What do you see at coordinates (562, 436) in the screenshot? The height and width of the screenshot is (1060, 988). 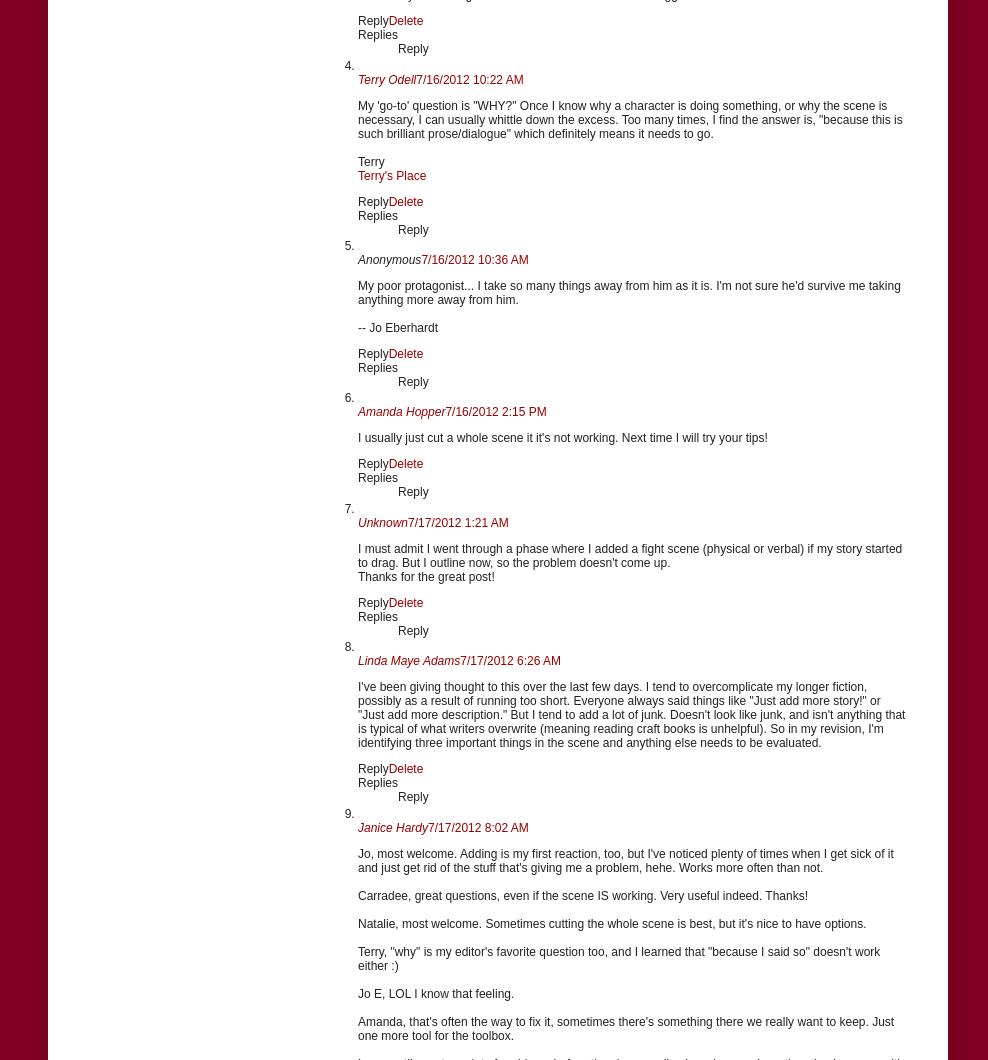 I see `'I usually just cut a whole scene it it's not working. Next time I will try your tips!'` at bounding box center [562, 436].